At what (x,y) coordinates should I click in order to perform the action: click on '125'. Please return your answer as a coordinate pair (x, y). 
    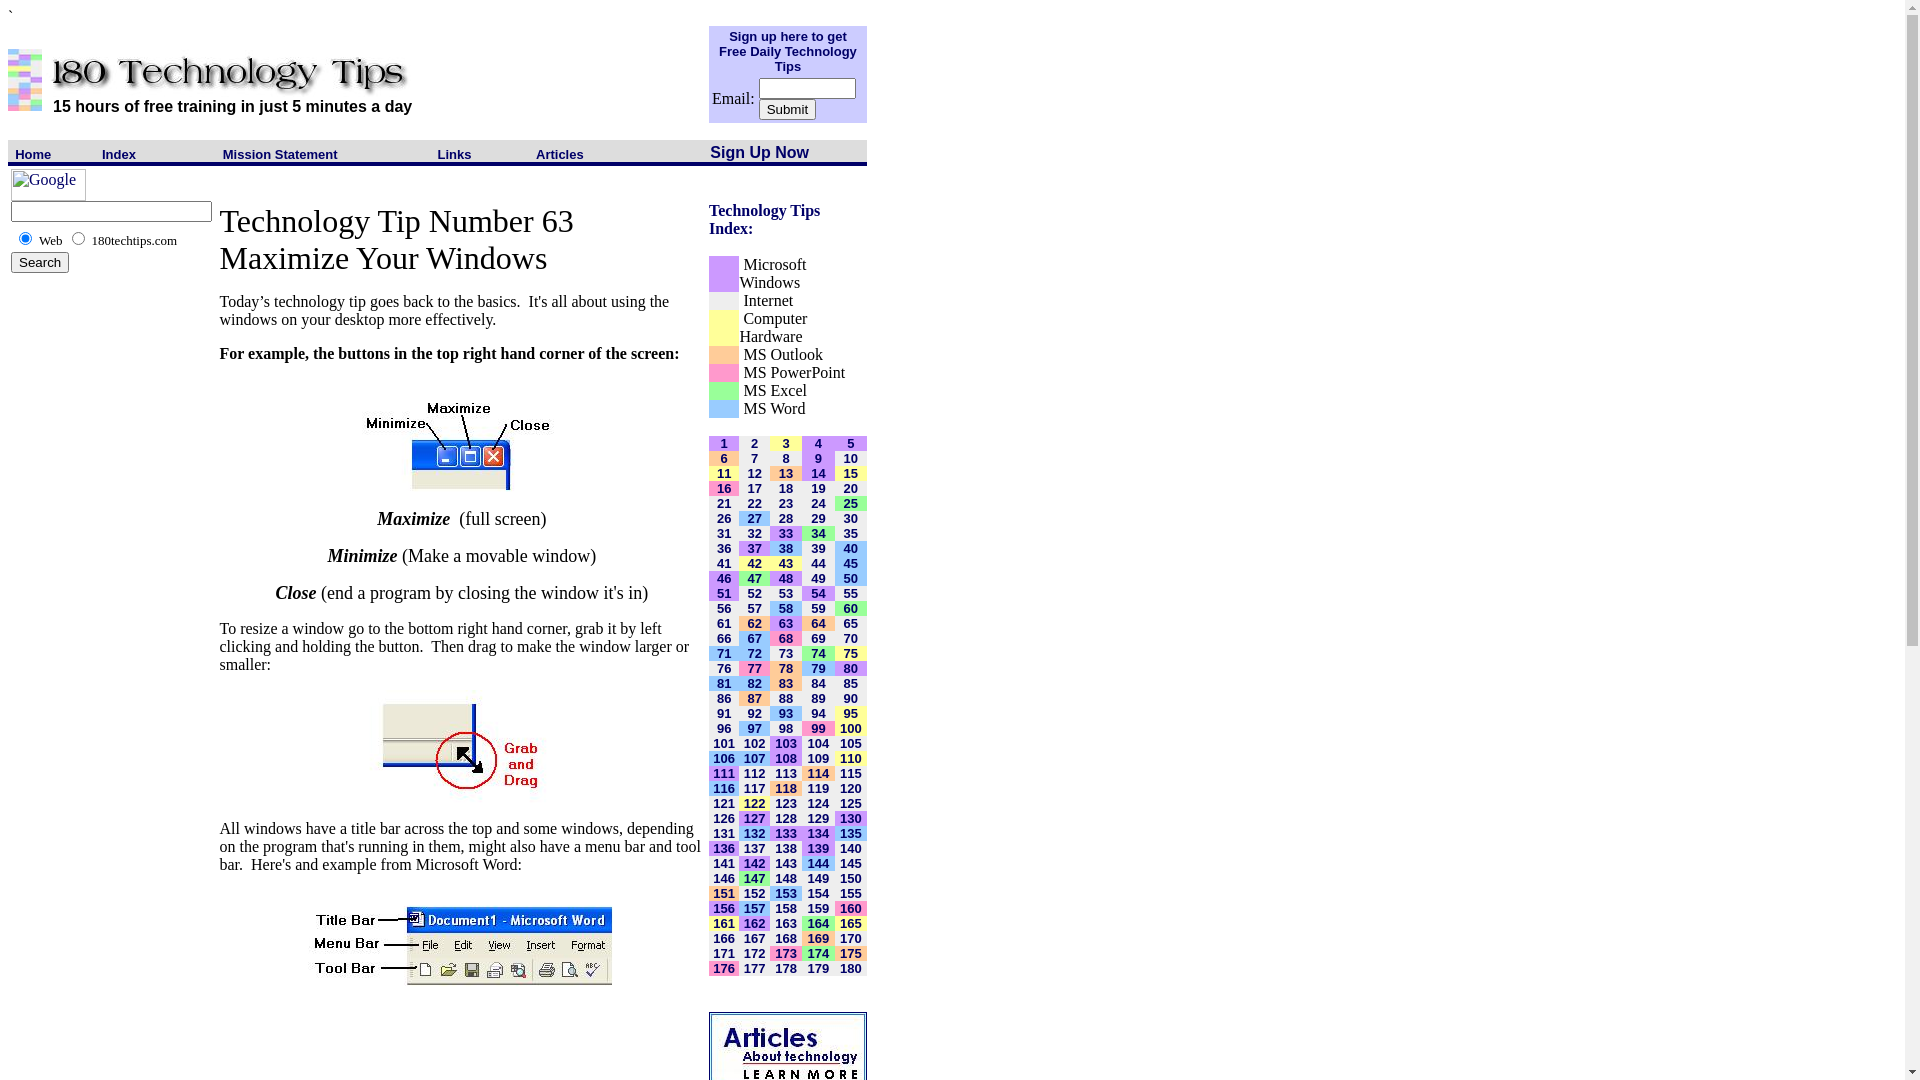
    Looking at the image, I should click on (840, 801).